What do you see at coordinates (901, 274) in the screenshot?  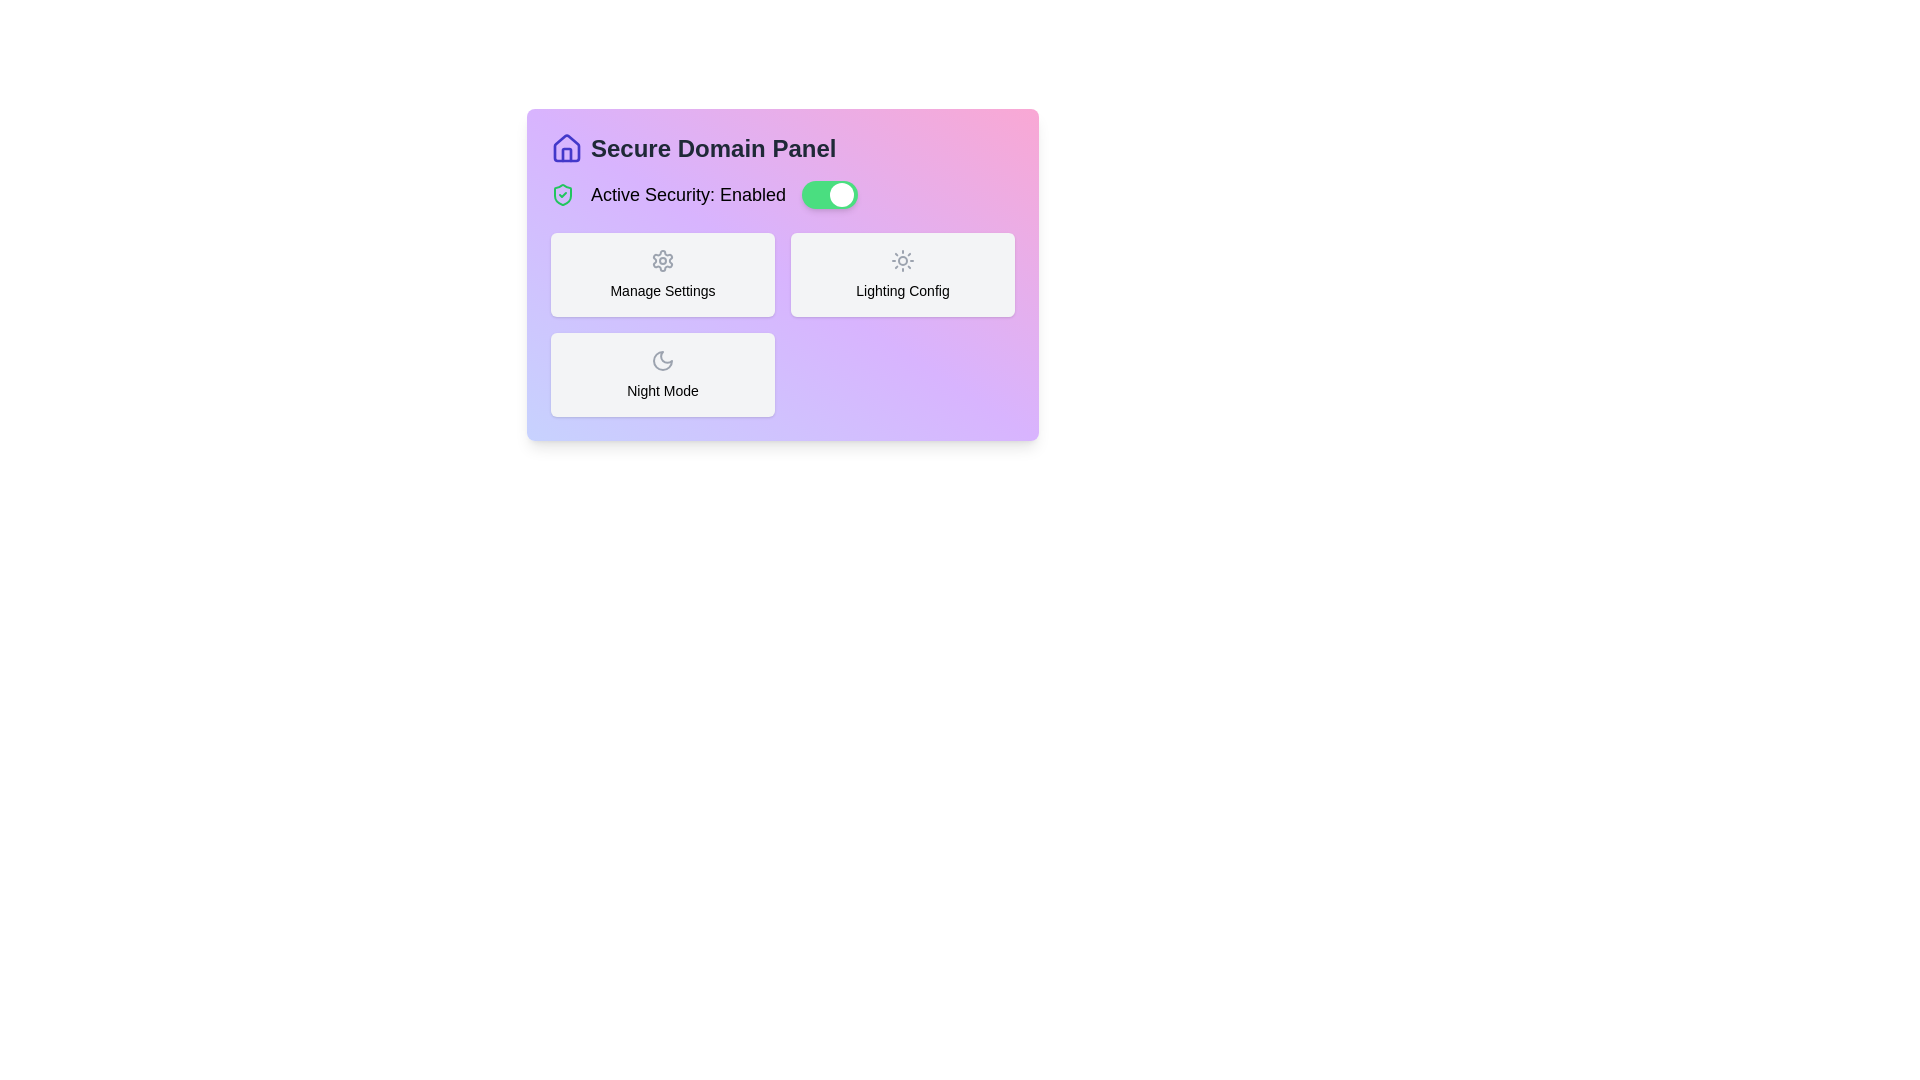 I see `the button in the top-right grid of the settings section` at bounding box center [901, 274].